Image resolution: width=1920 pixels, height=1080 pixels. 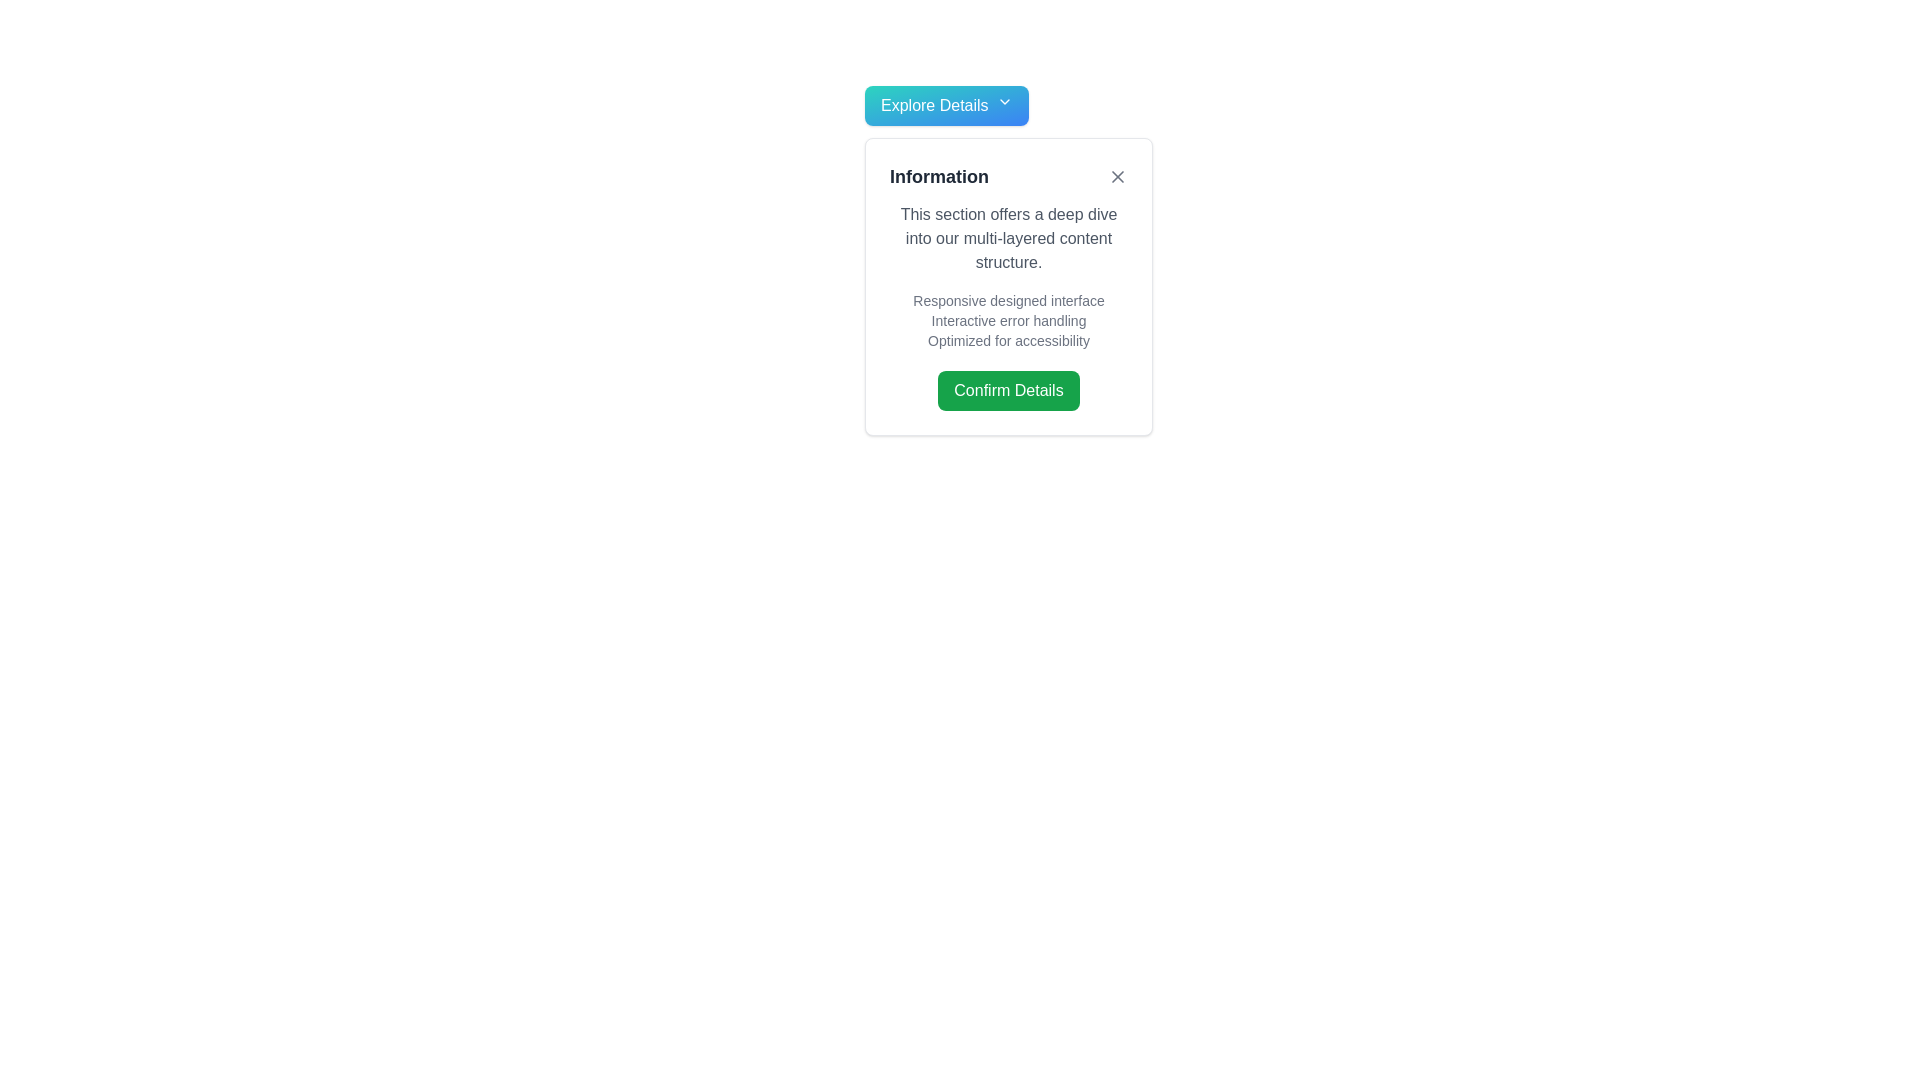 What do you see at coordinates (1008, 390) in the screenshot?
I see `the green 'Confirm Details' button with rounded corners` at bounding box center [1008, 390].